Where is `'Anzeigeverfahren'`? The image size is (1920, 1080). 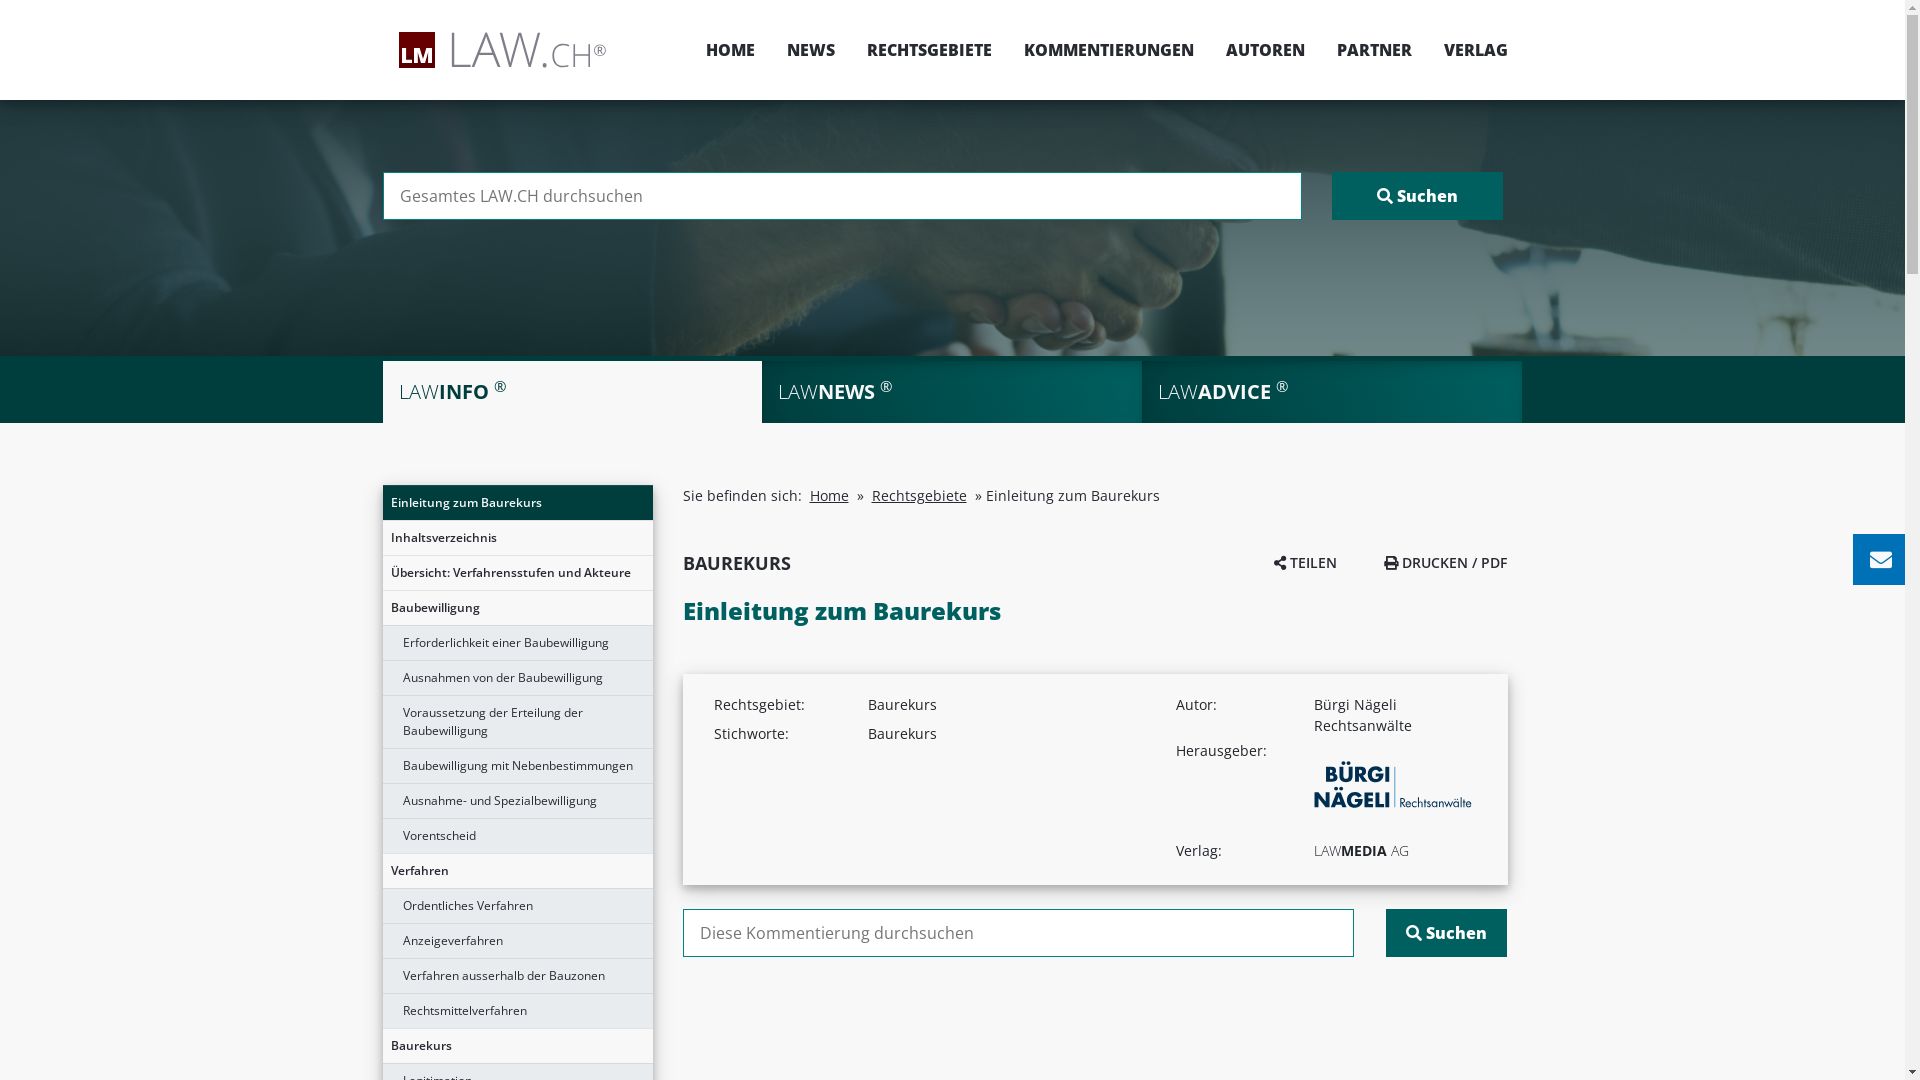 'Anzeigeverfahren' is located at coordinates (517, 941).